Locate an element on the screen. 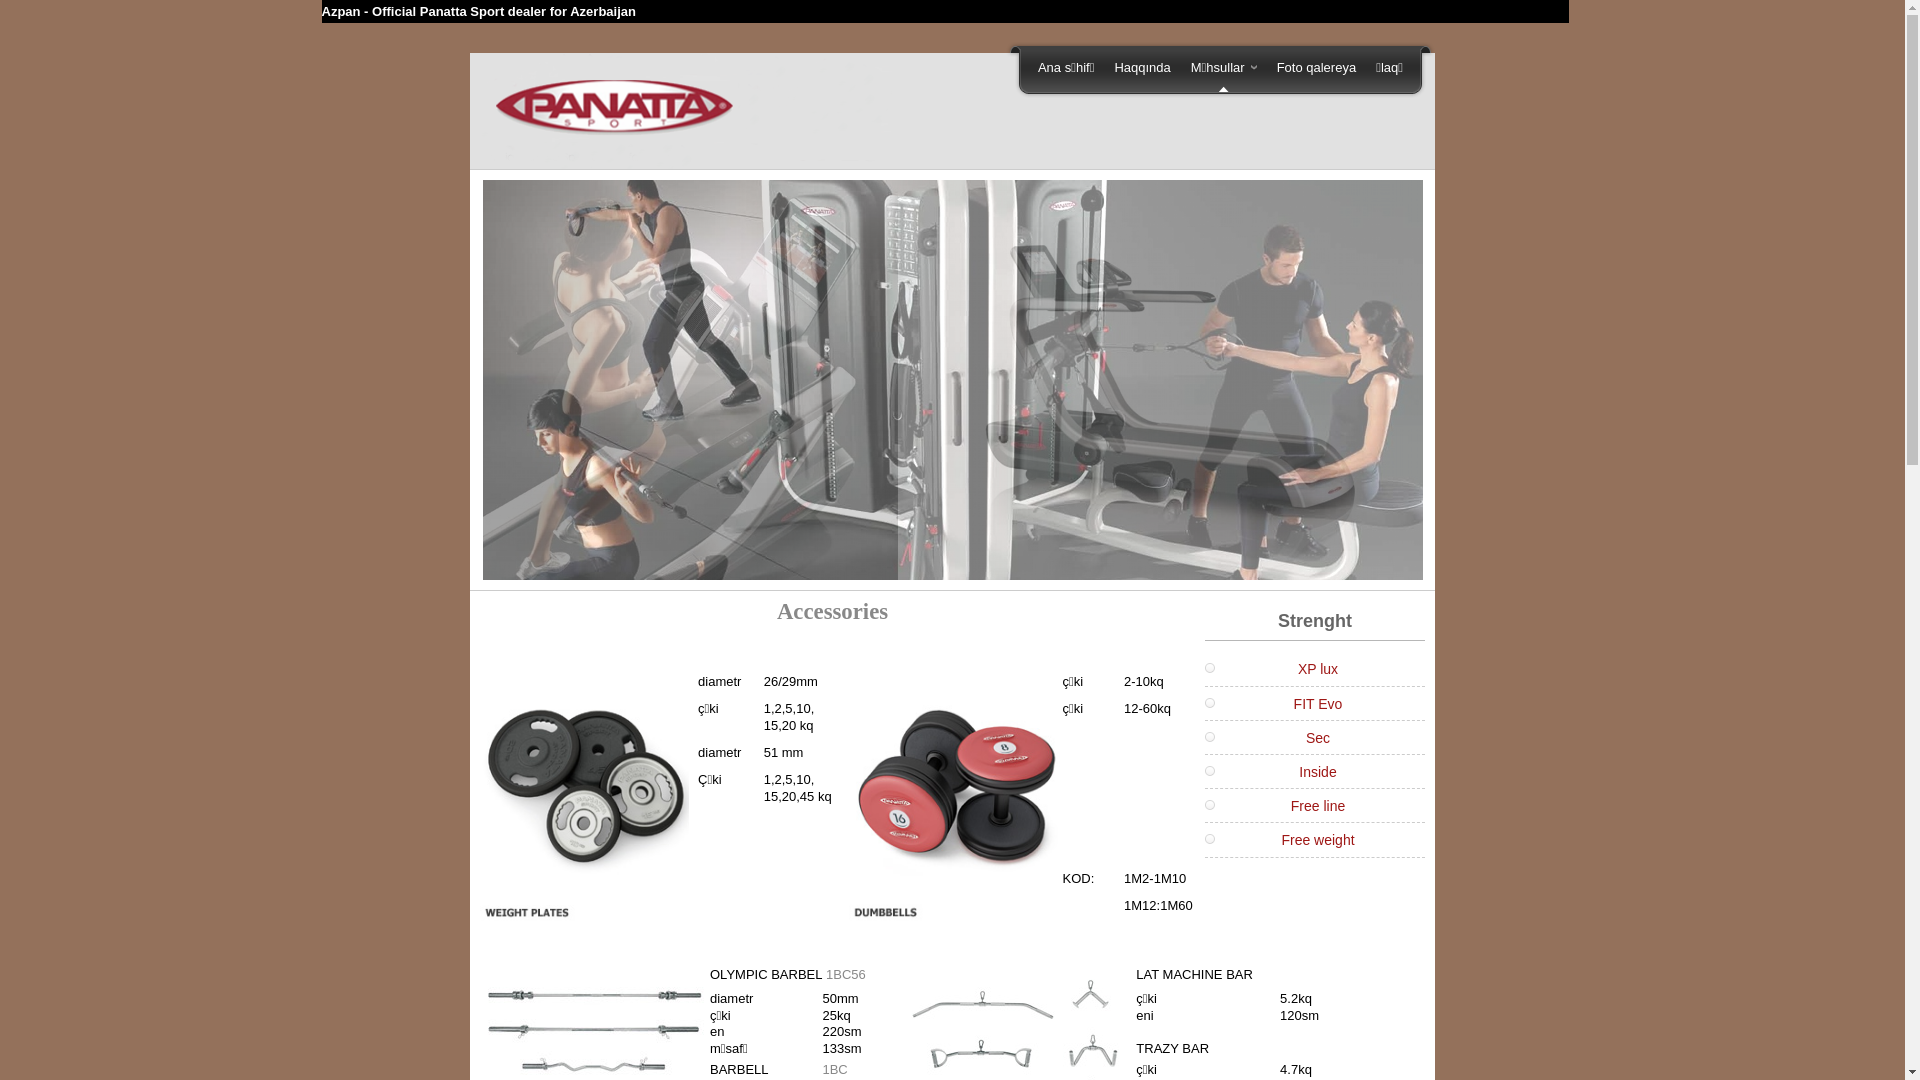  'Free weight' is located at coordinates (1317, 840).